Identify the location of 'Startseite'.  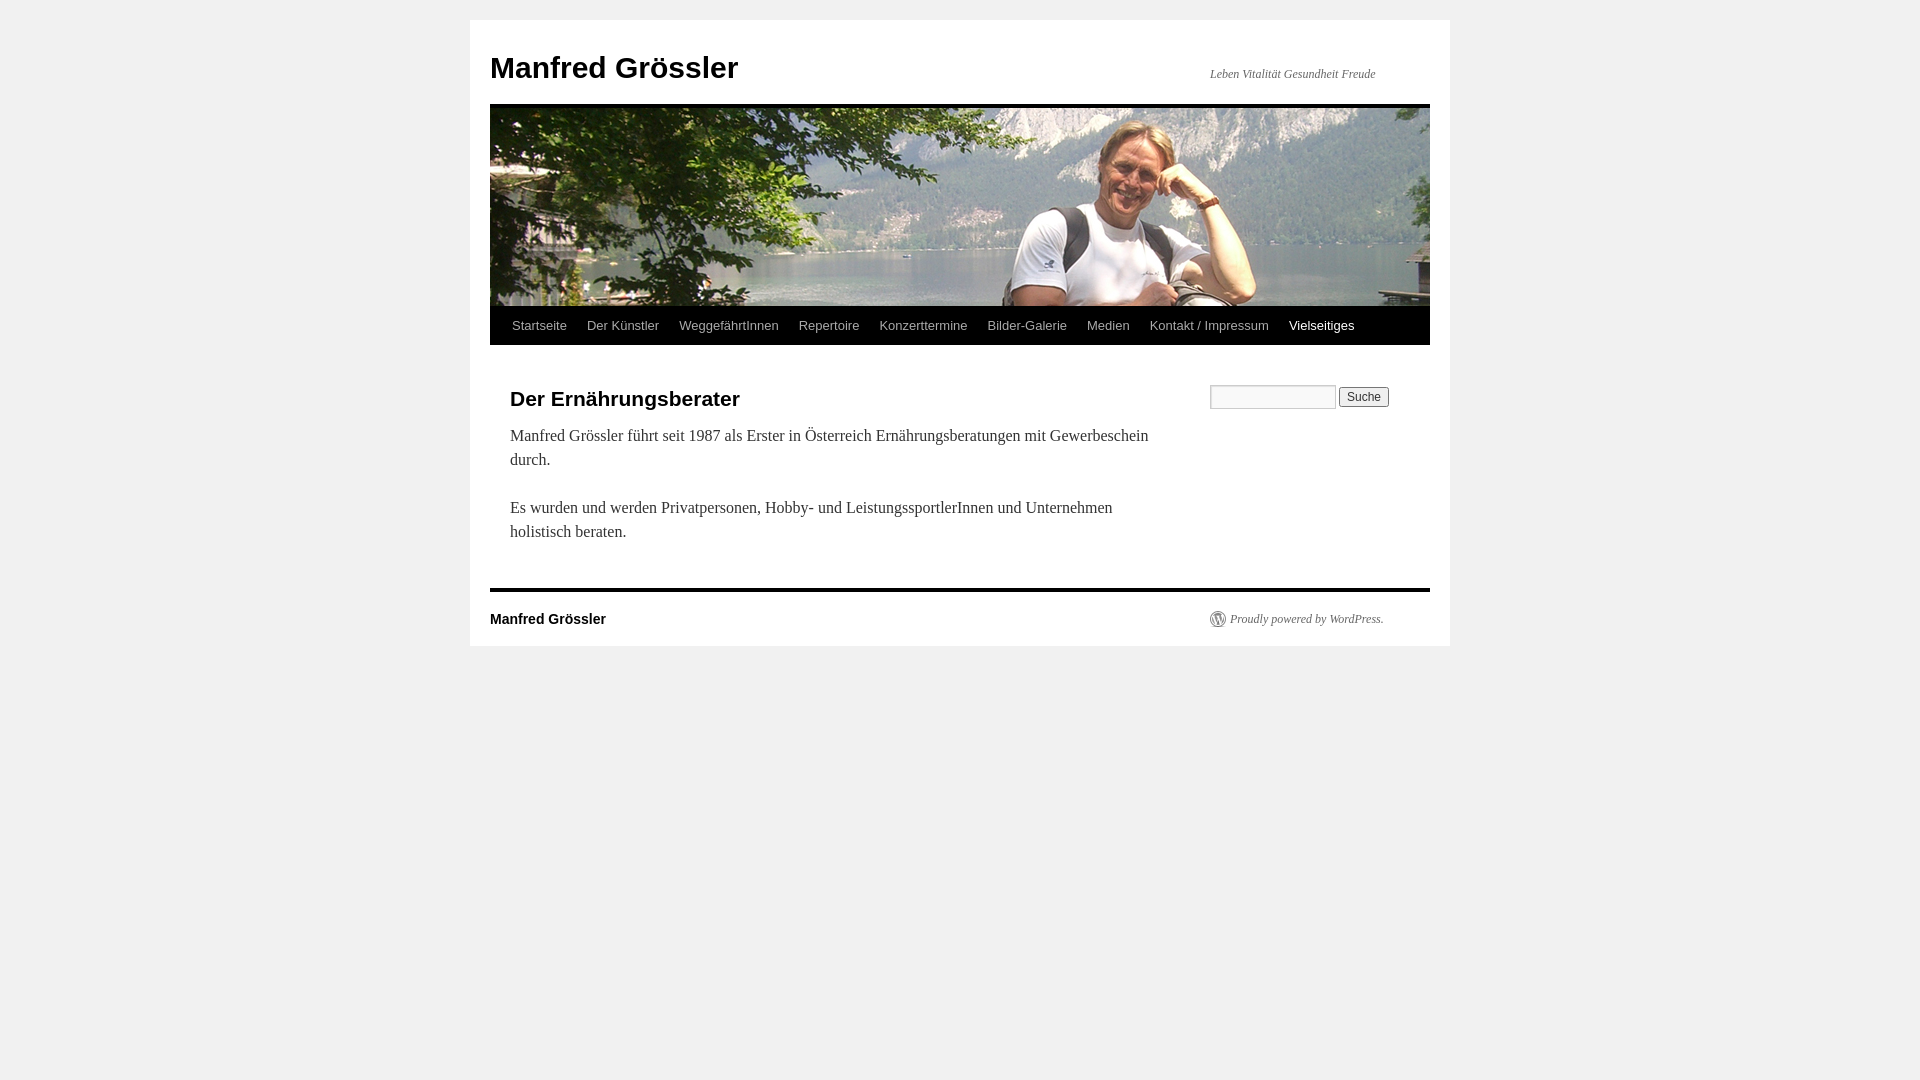
(539, 325).